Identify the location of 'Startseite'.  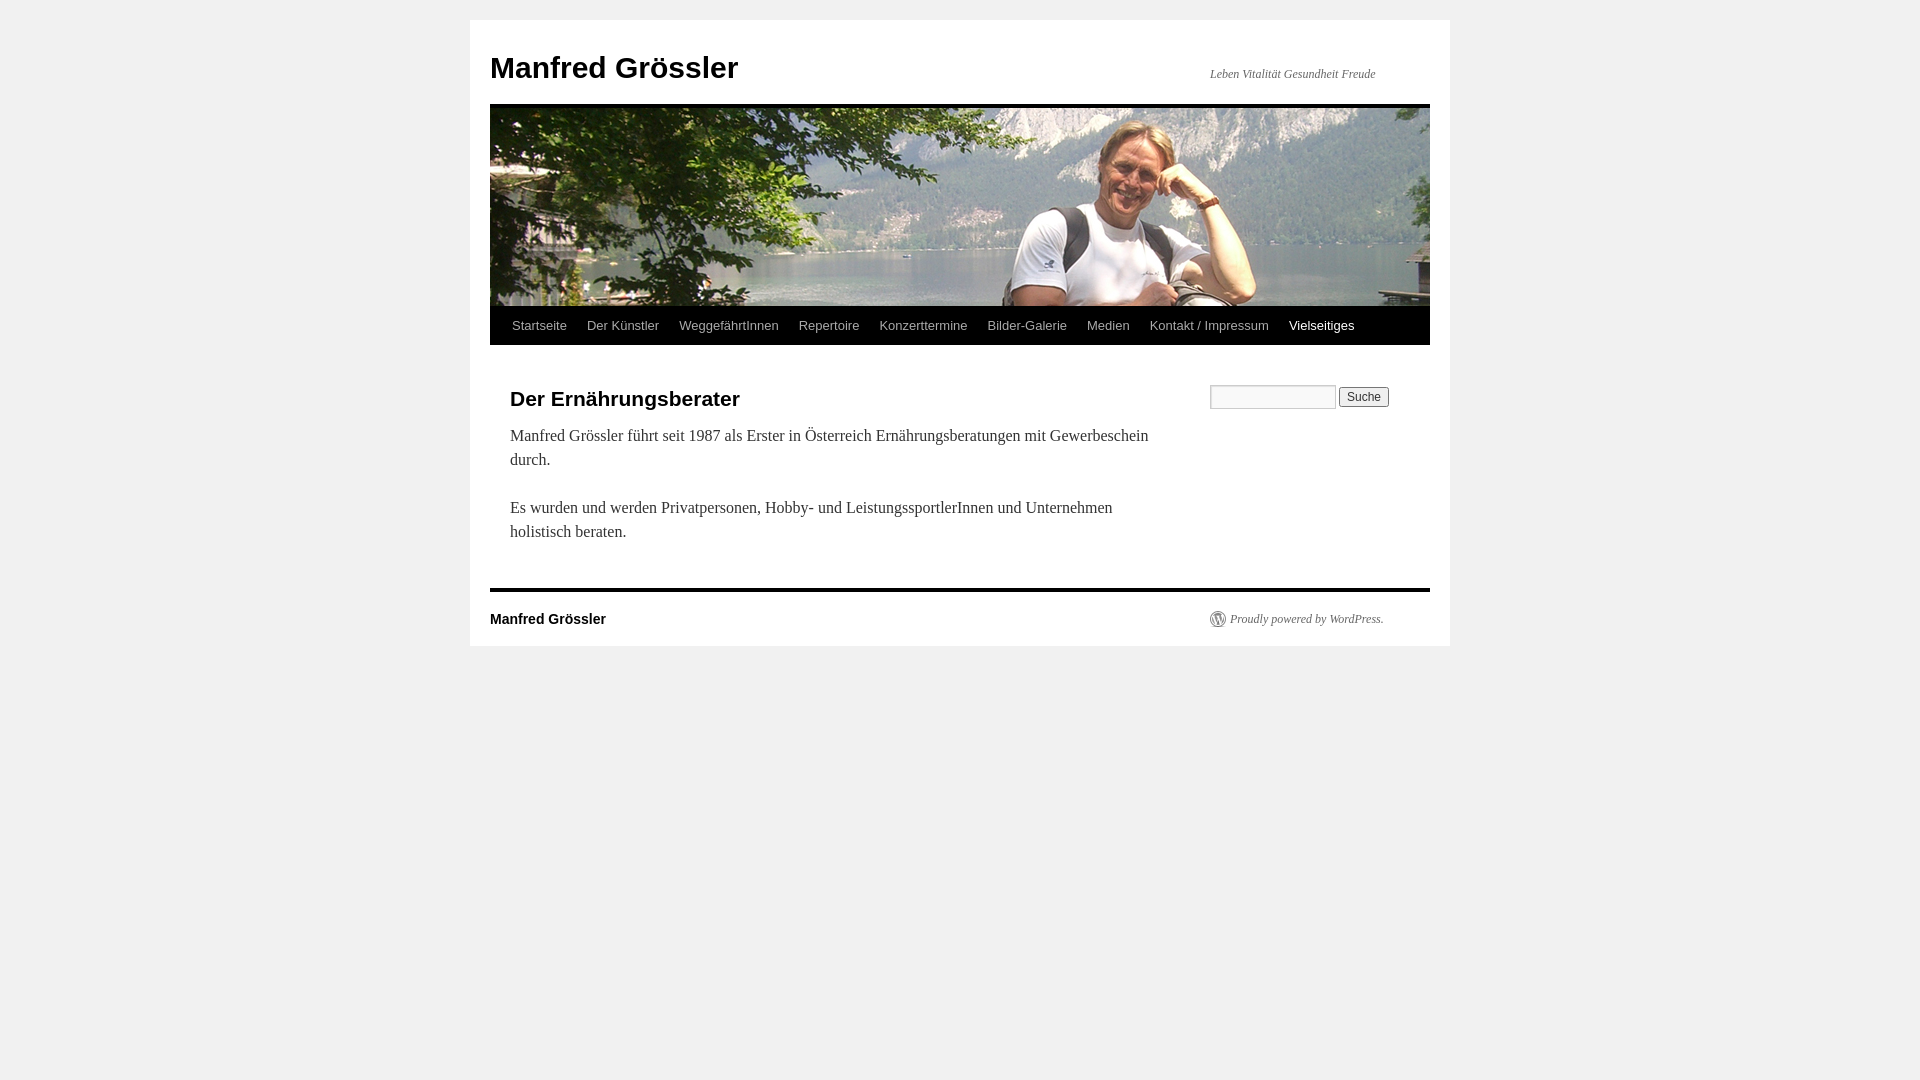
(539, 325).